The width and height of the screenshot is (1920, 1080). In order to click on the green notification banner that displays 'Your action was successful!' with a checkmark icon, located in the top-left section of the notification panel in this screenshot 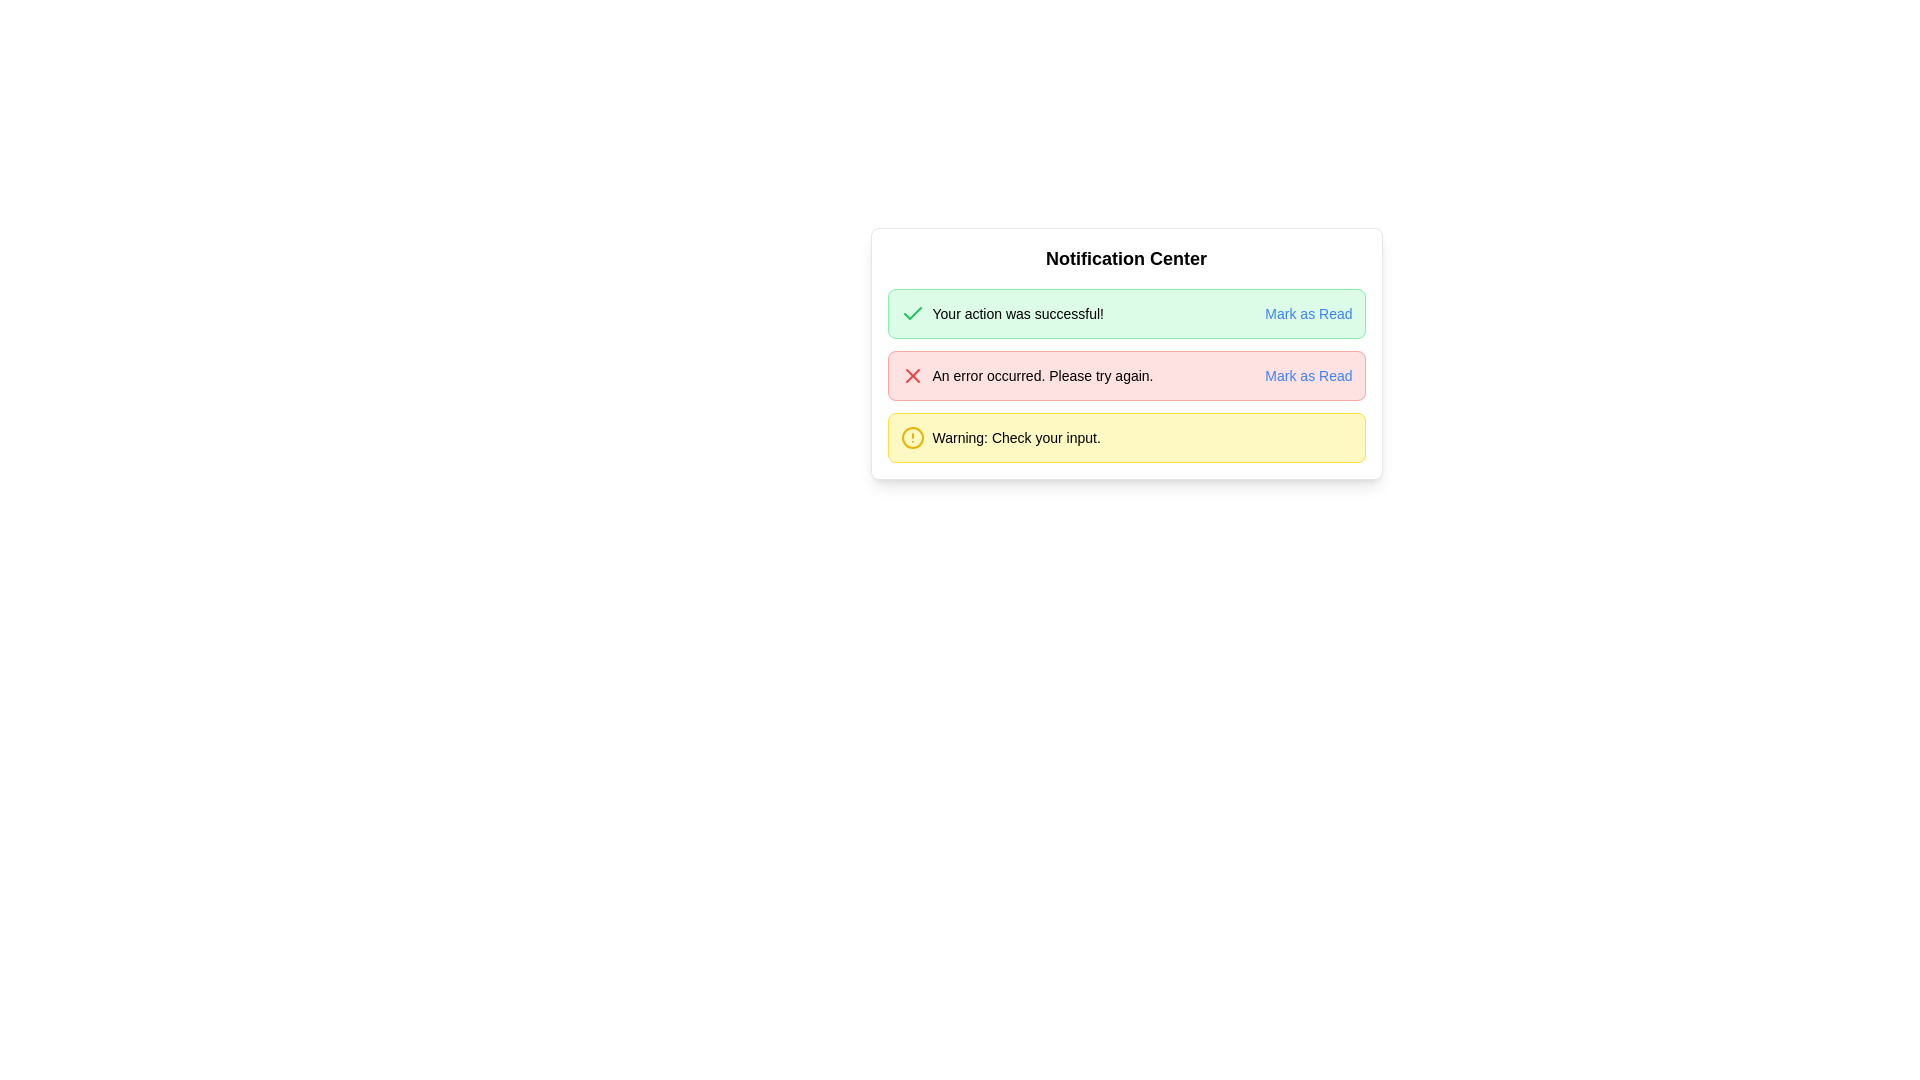, I will do `click(1002, 313)`.